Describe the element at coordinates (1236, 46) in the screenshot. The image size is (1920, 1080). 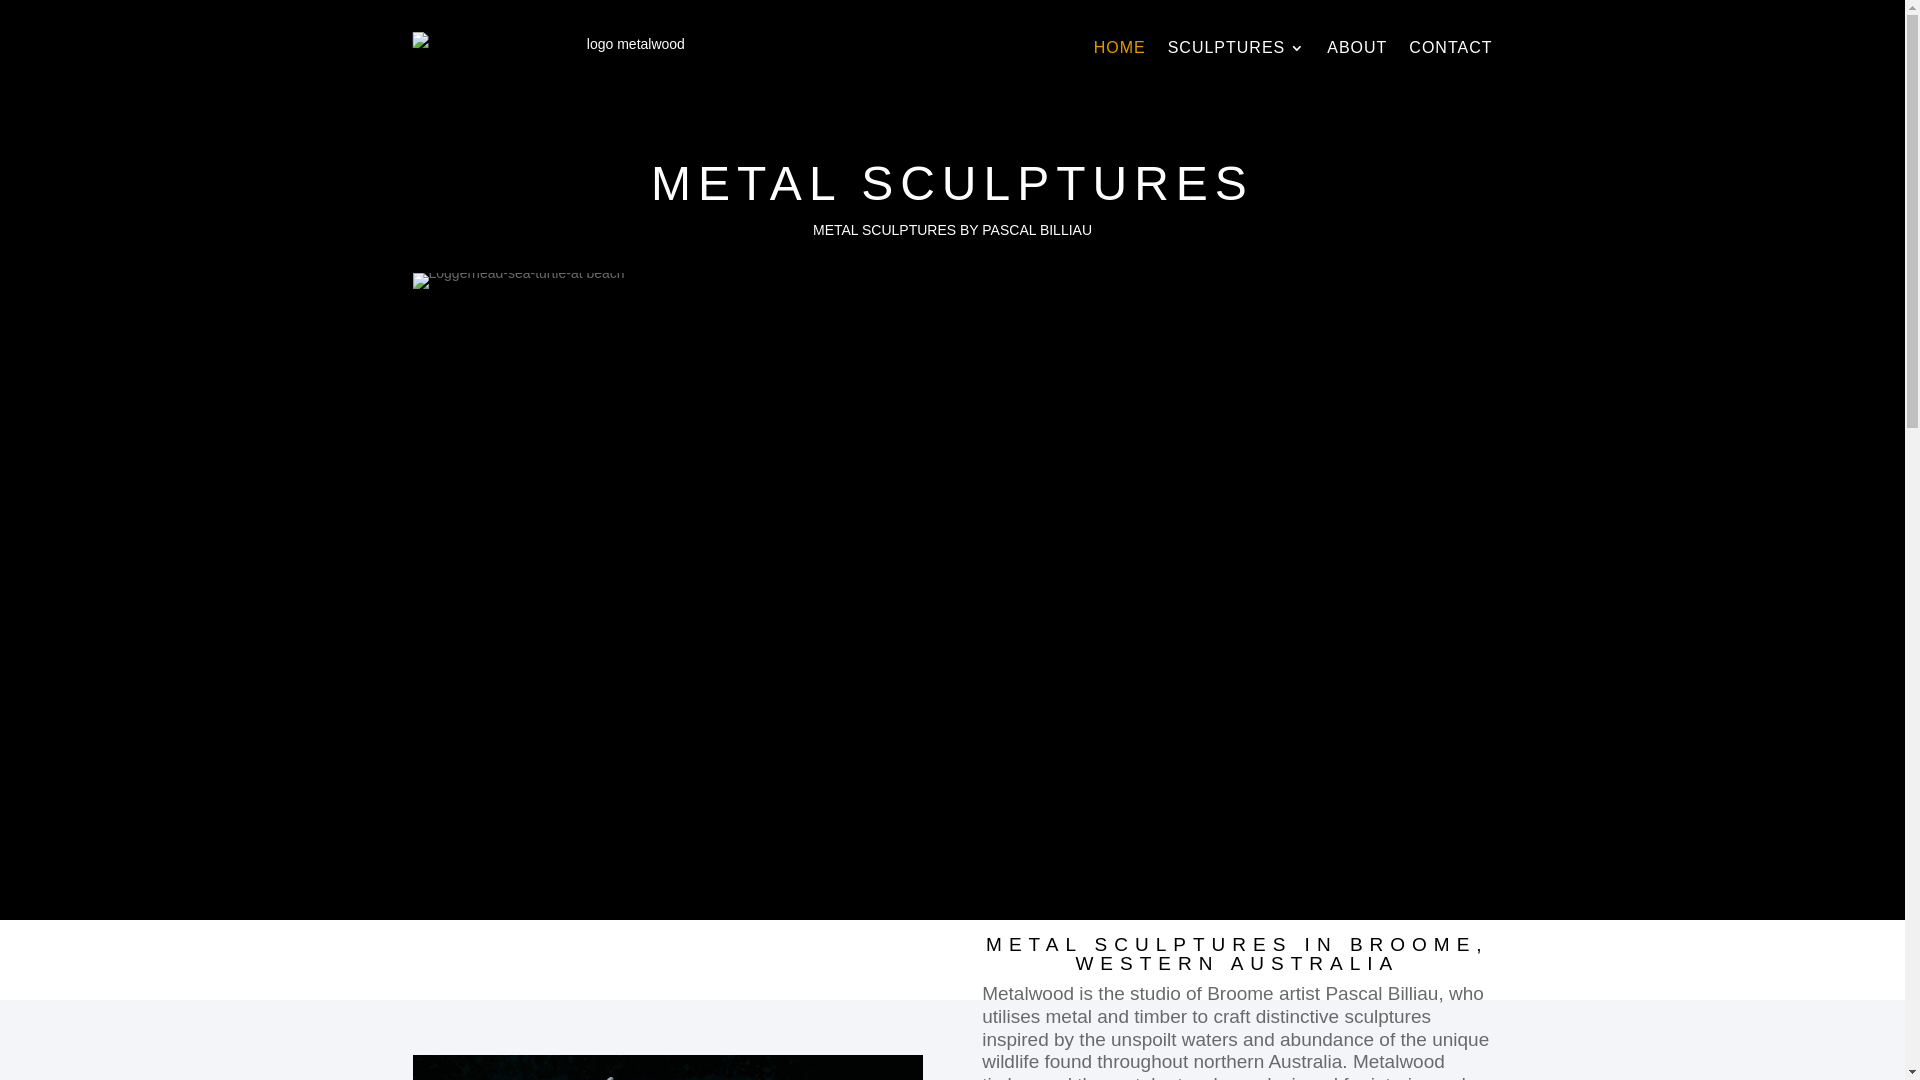
I see `'SCULPTURES'` at that location.